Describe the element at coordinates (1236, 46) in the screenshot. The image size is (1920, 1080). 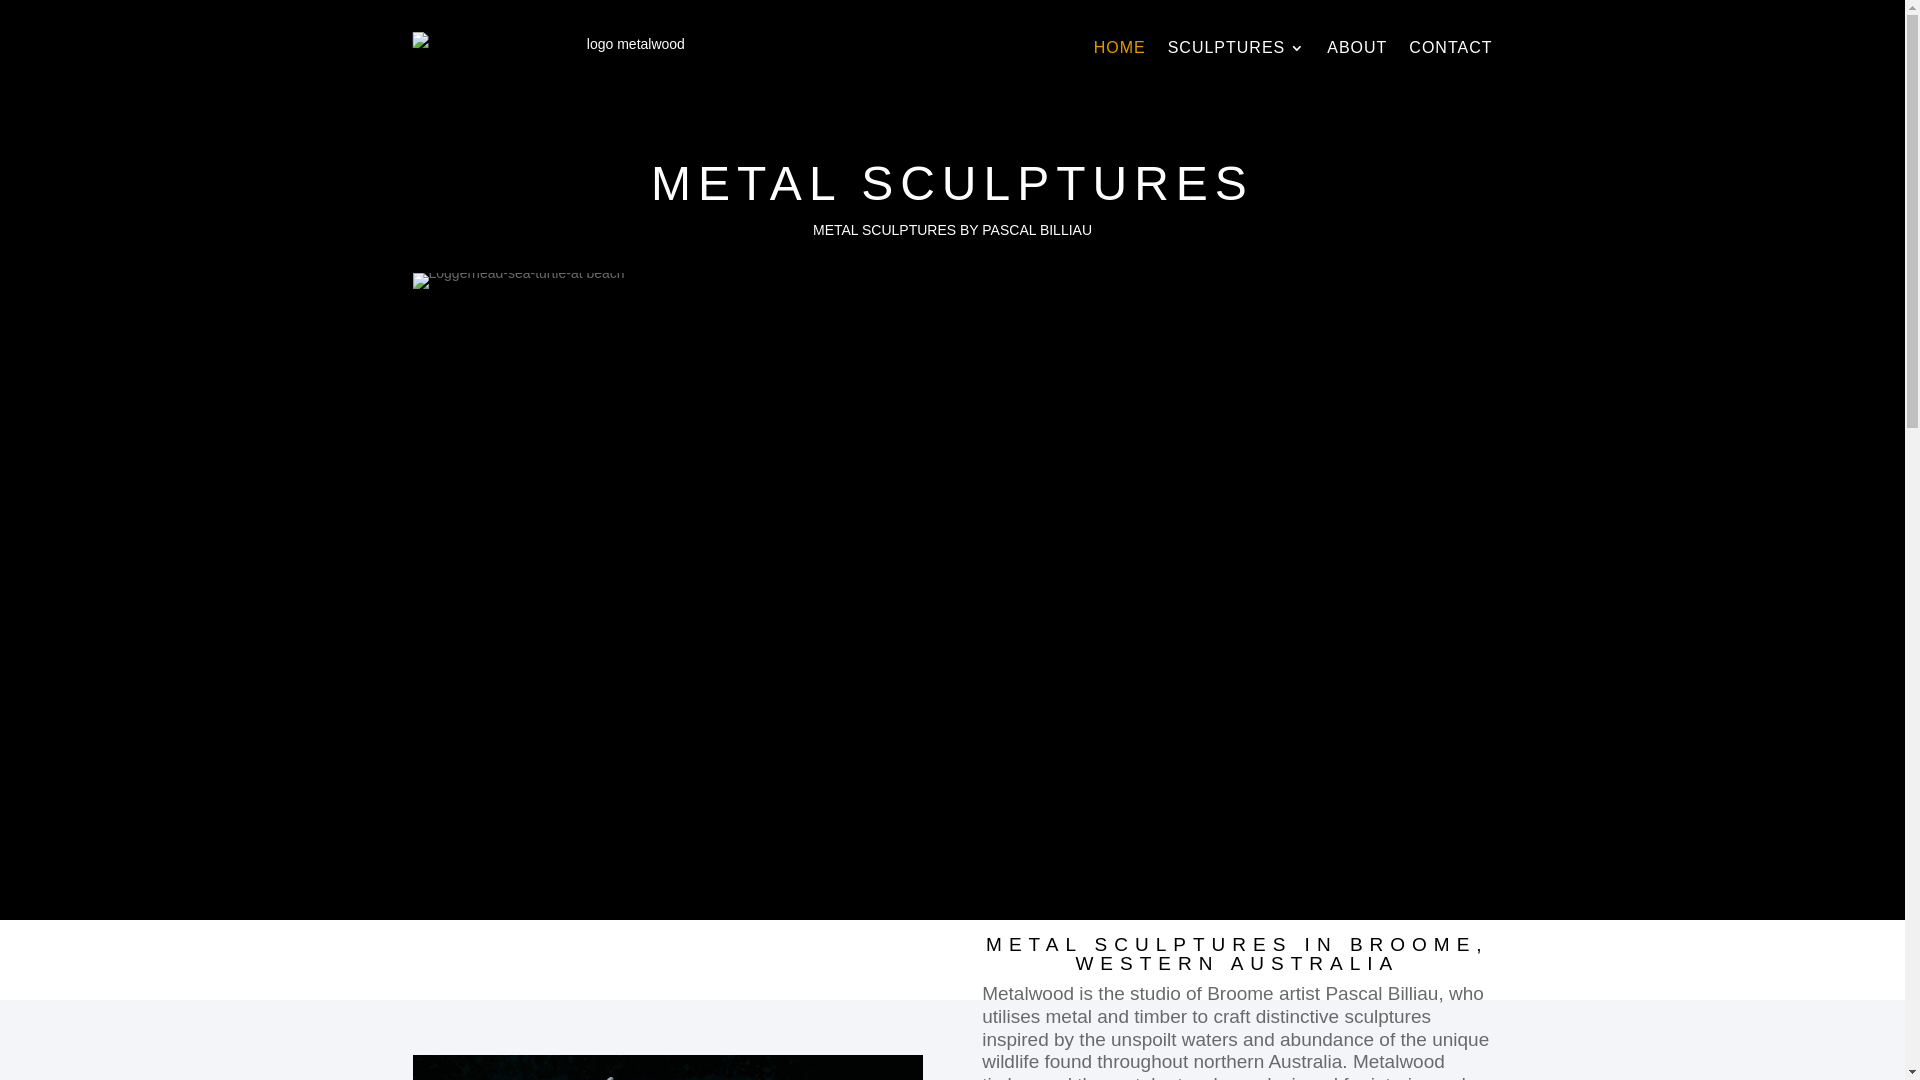
I see `'SCULPTURES'` at that location.